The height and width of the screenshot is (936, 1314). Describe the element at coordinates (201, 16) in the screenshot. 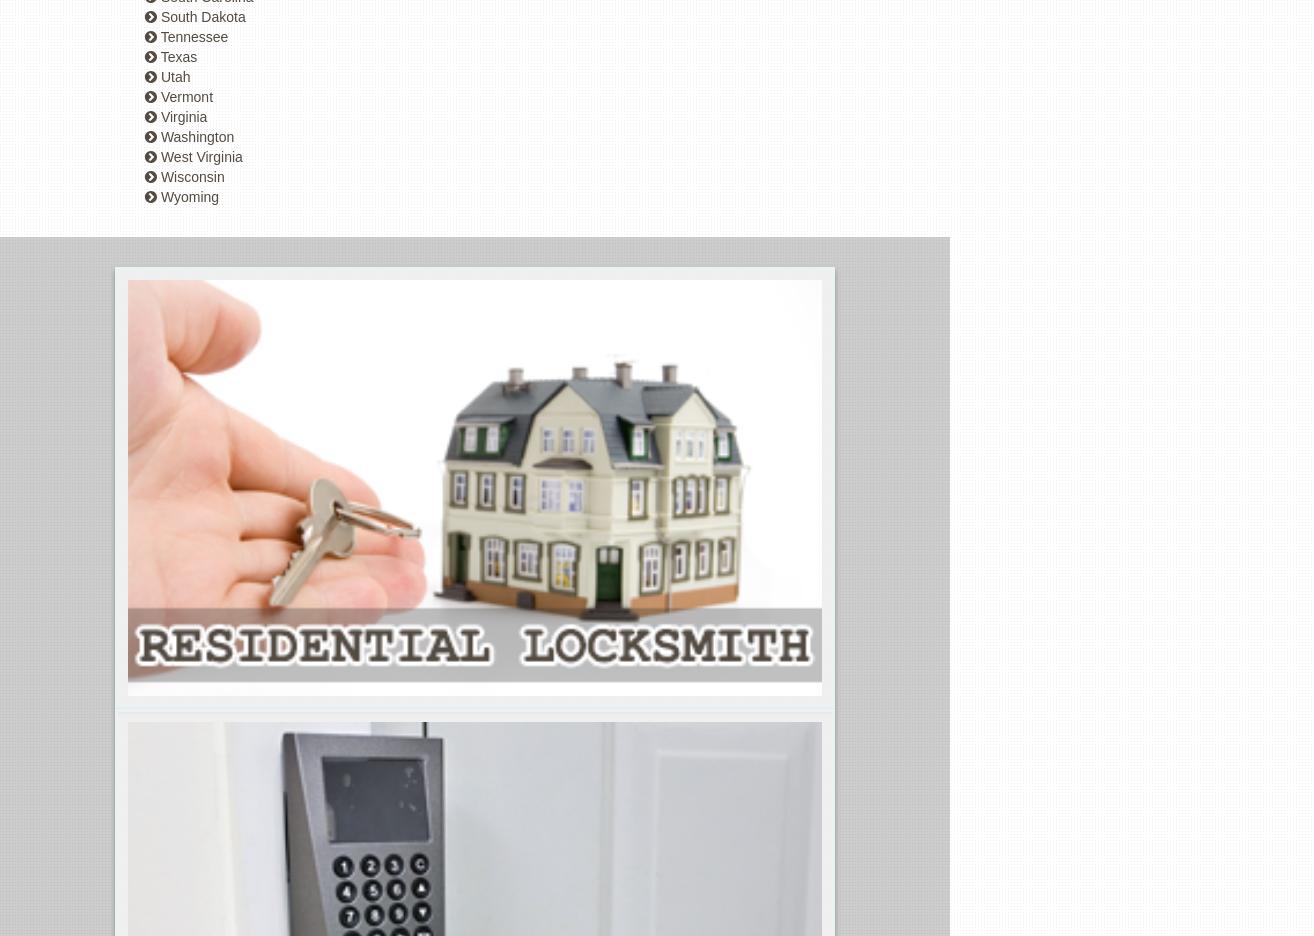

I see `'South Dakota'` at that location.